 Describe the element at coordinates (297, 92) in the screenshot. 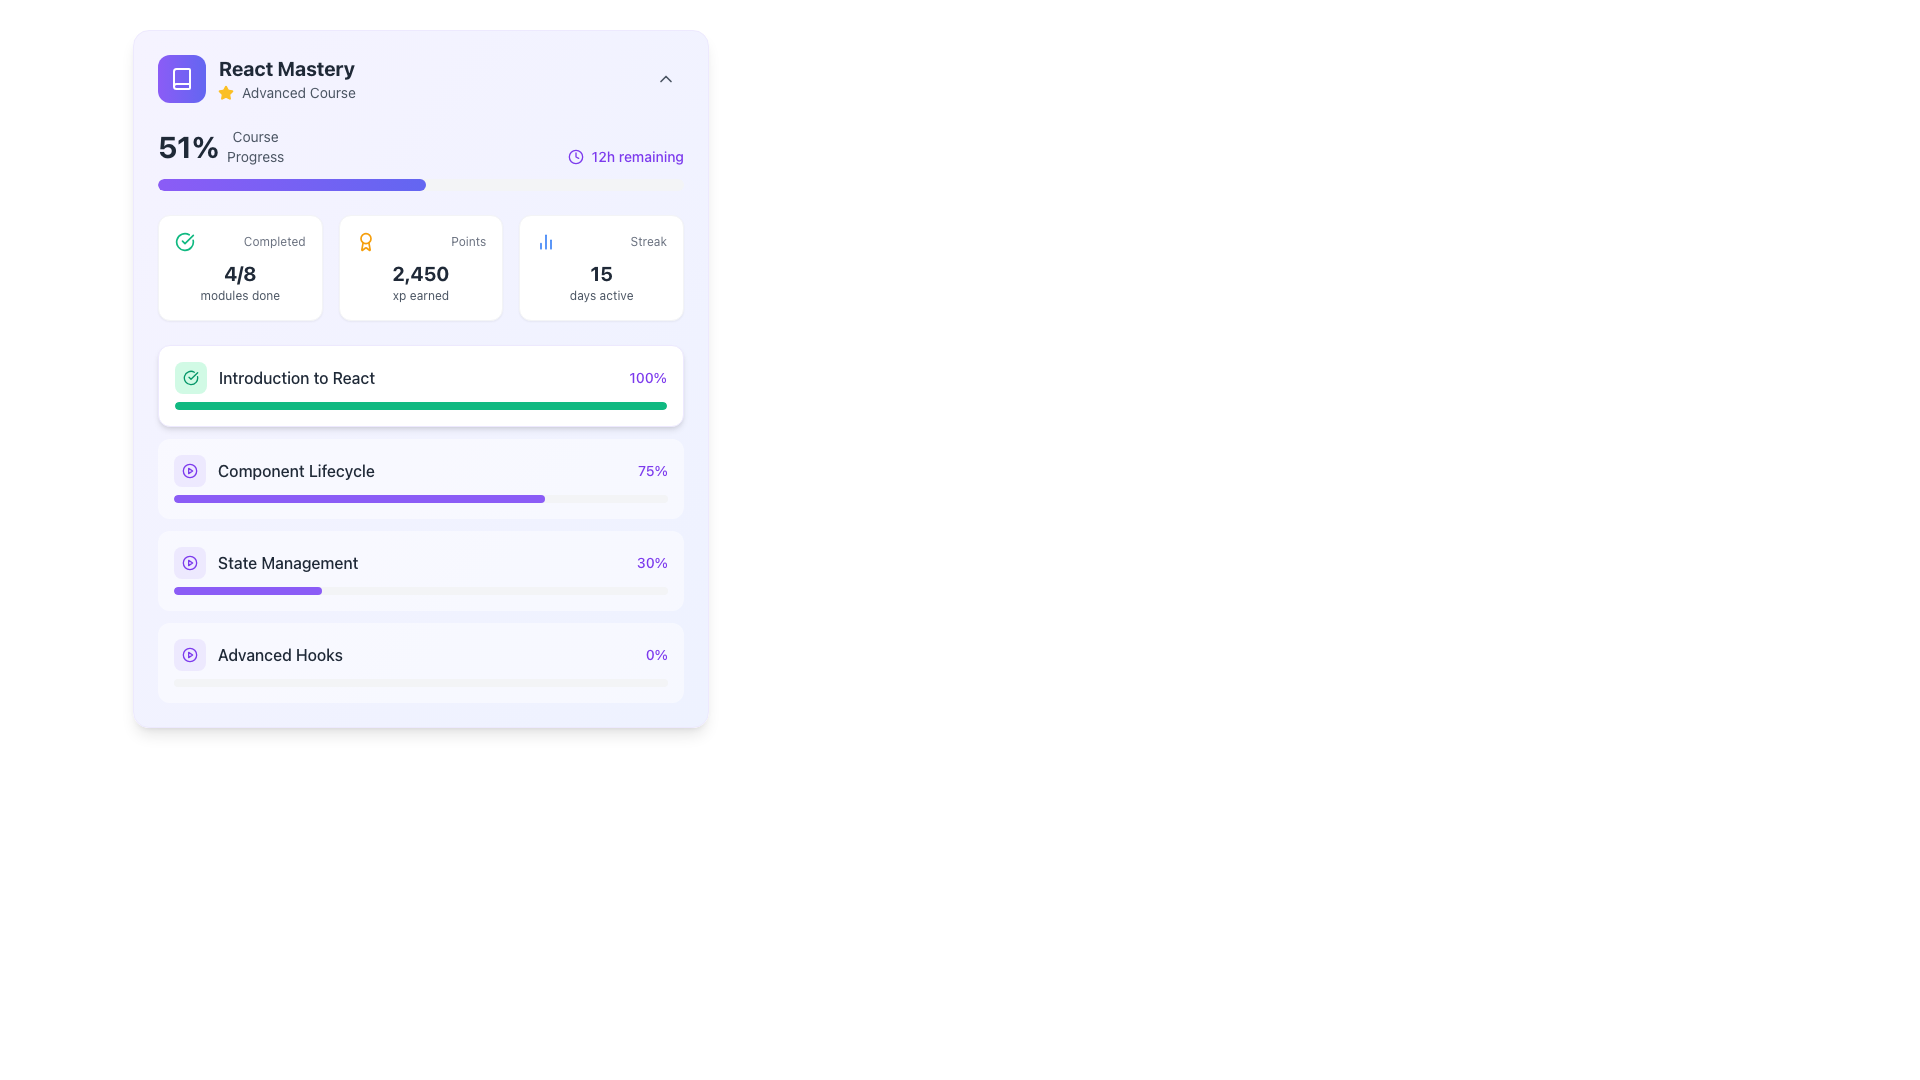

I see `text label that displays 'Advanced Course', which is styled with small, gray text and is located next to a gold star icon in the course progress dashboard` at that location.